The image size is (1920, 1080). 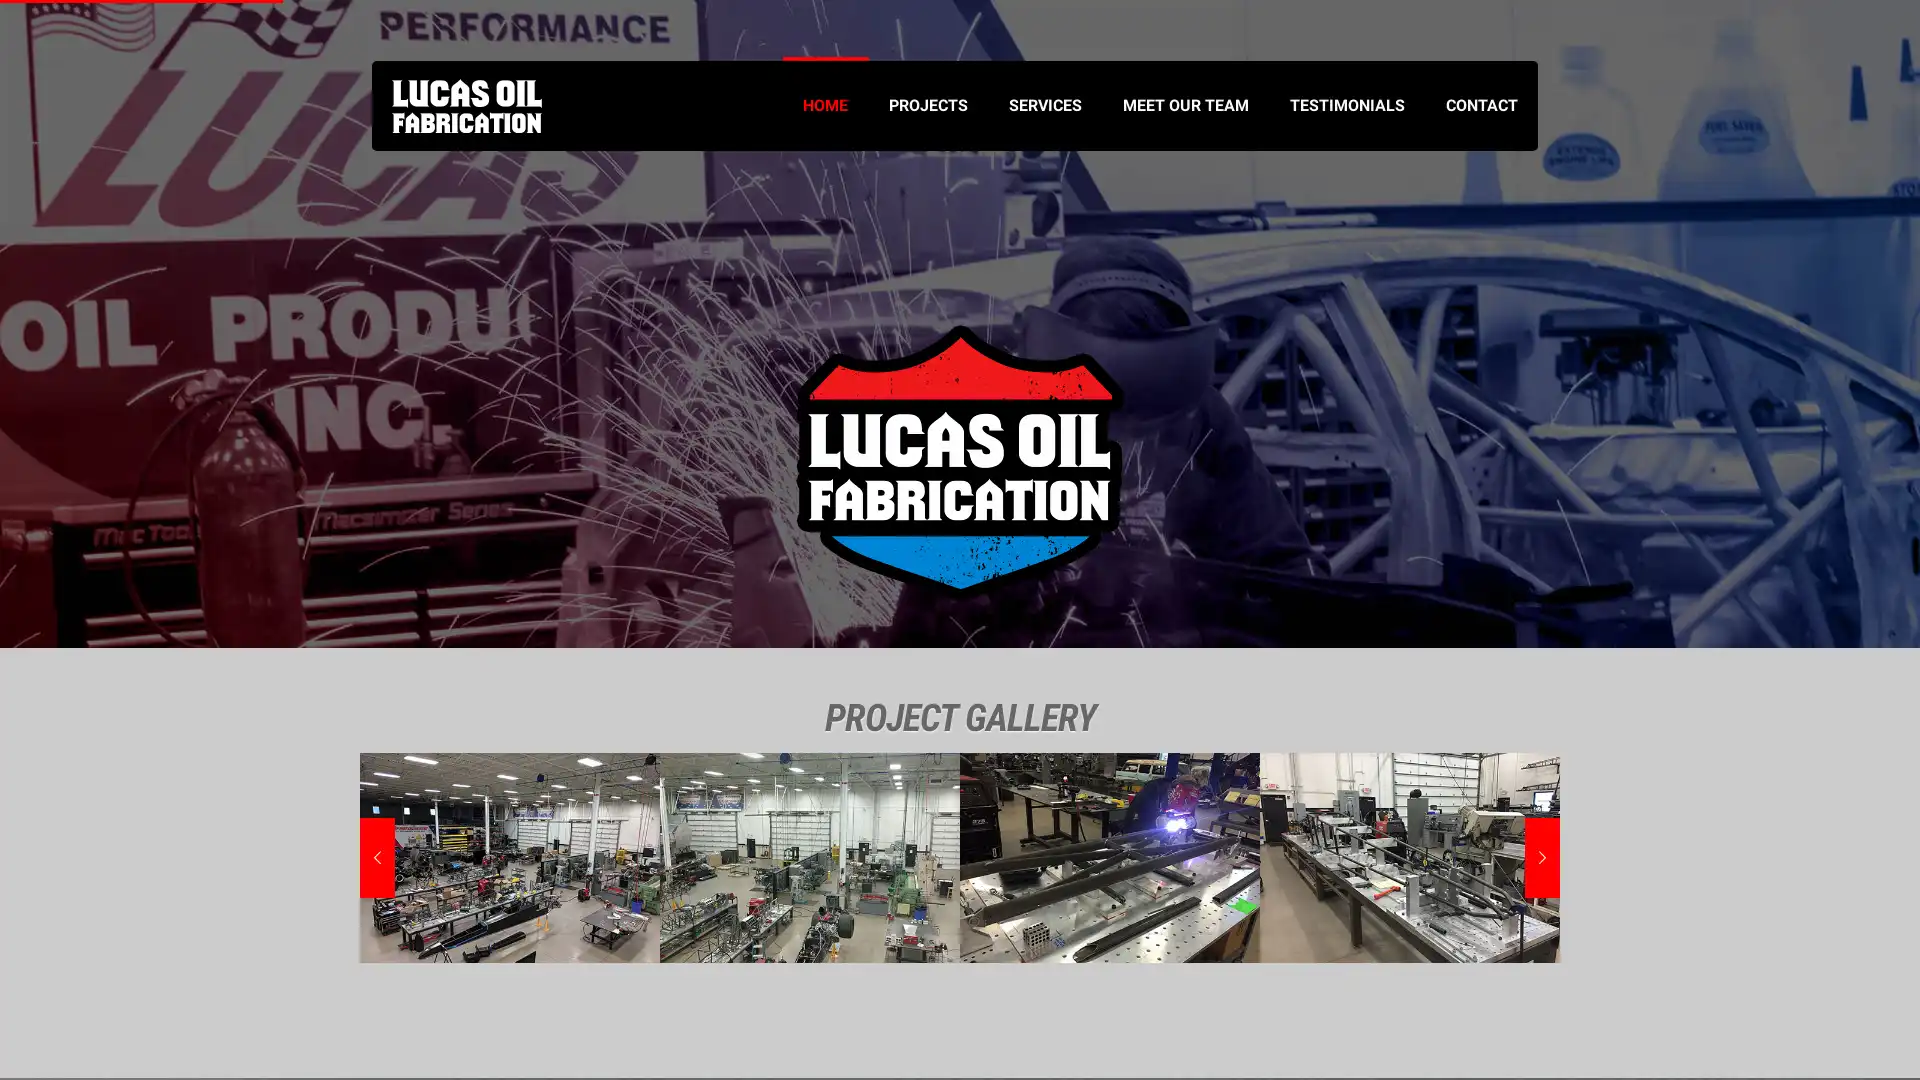 I want to click on Accept All, so click(x=390, y=996).